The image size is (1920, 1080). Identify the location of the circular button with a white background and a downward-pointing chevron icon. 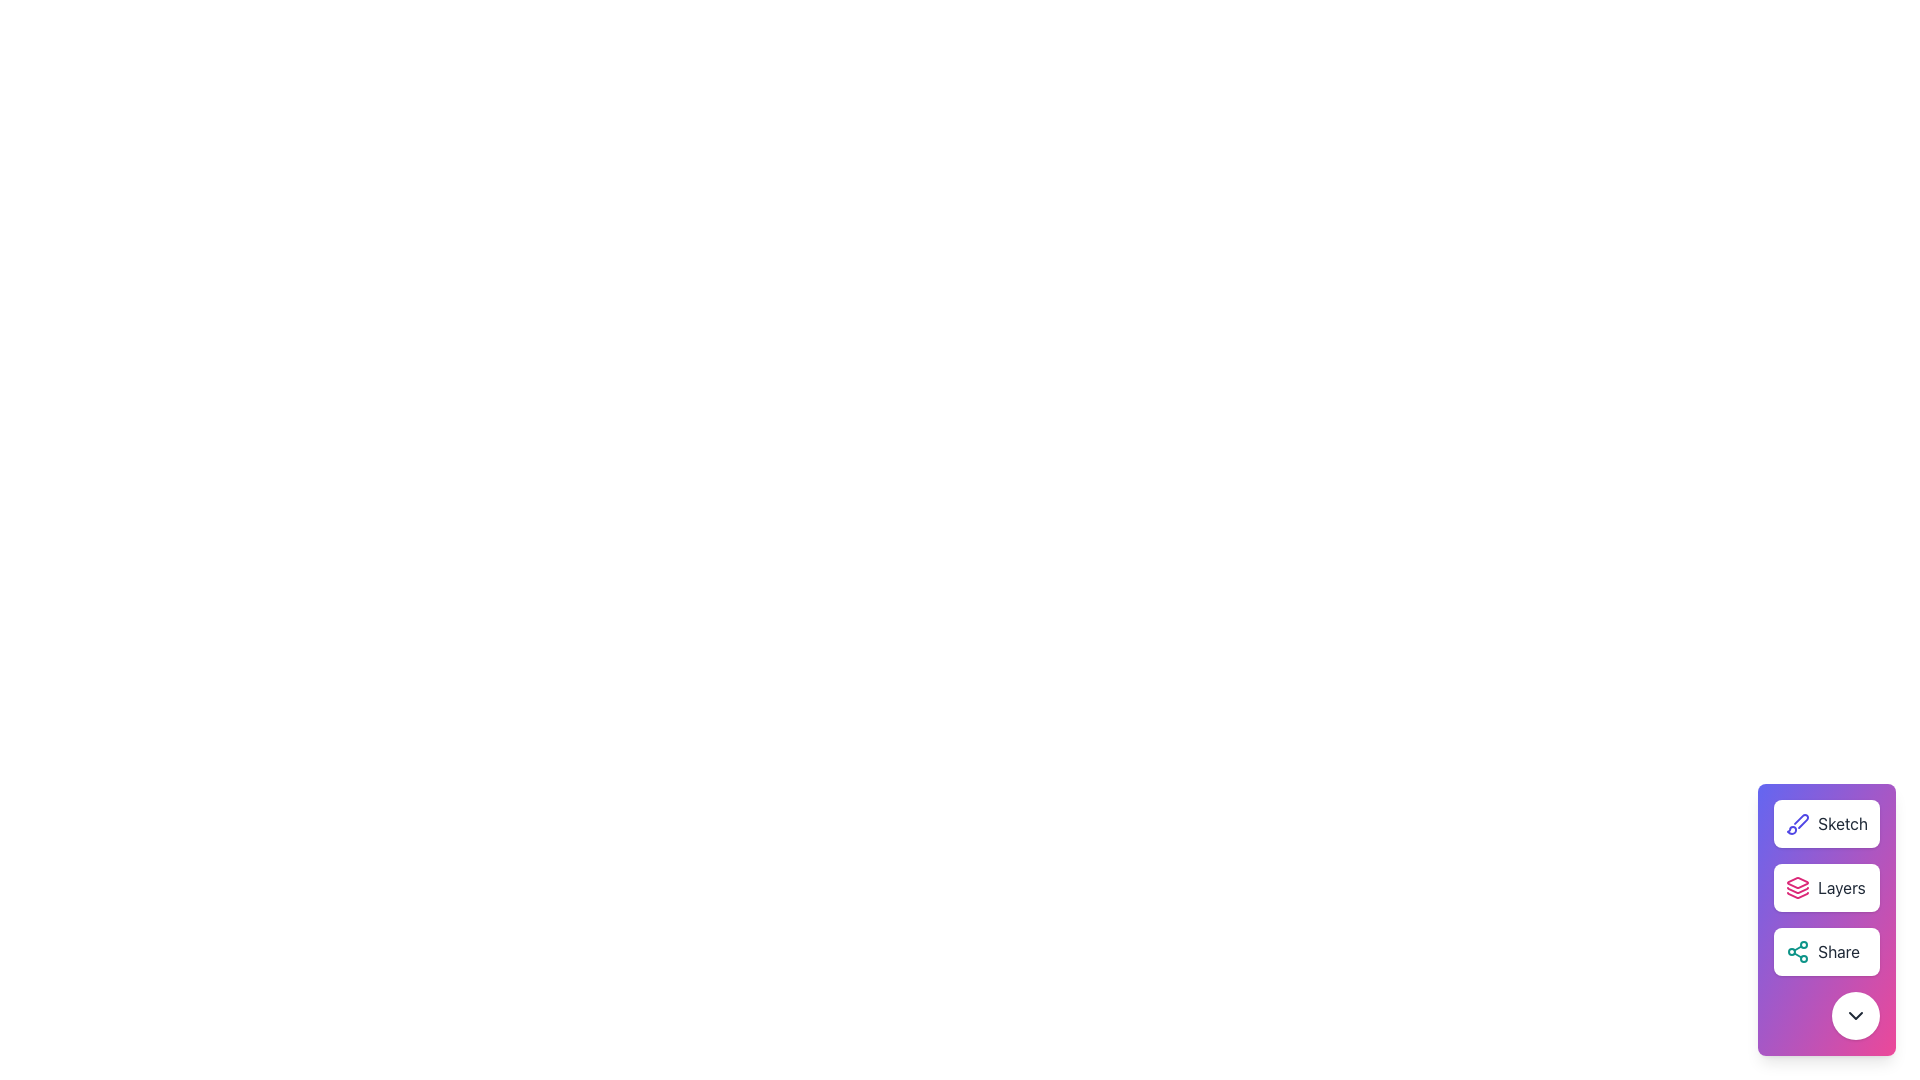
(1855, 1015).